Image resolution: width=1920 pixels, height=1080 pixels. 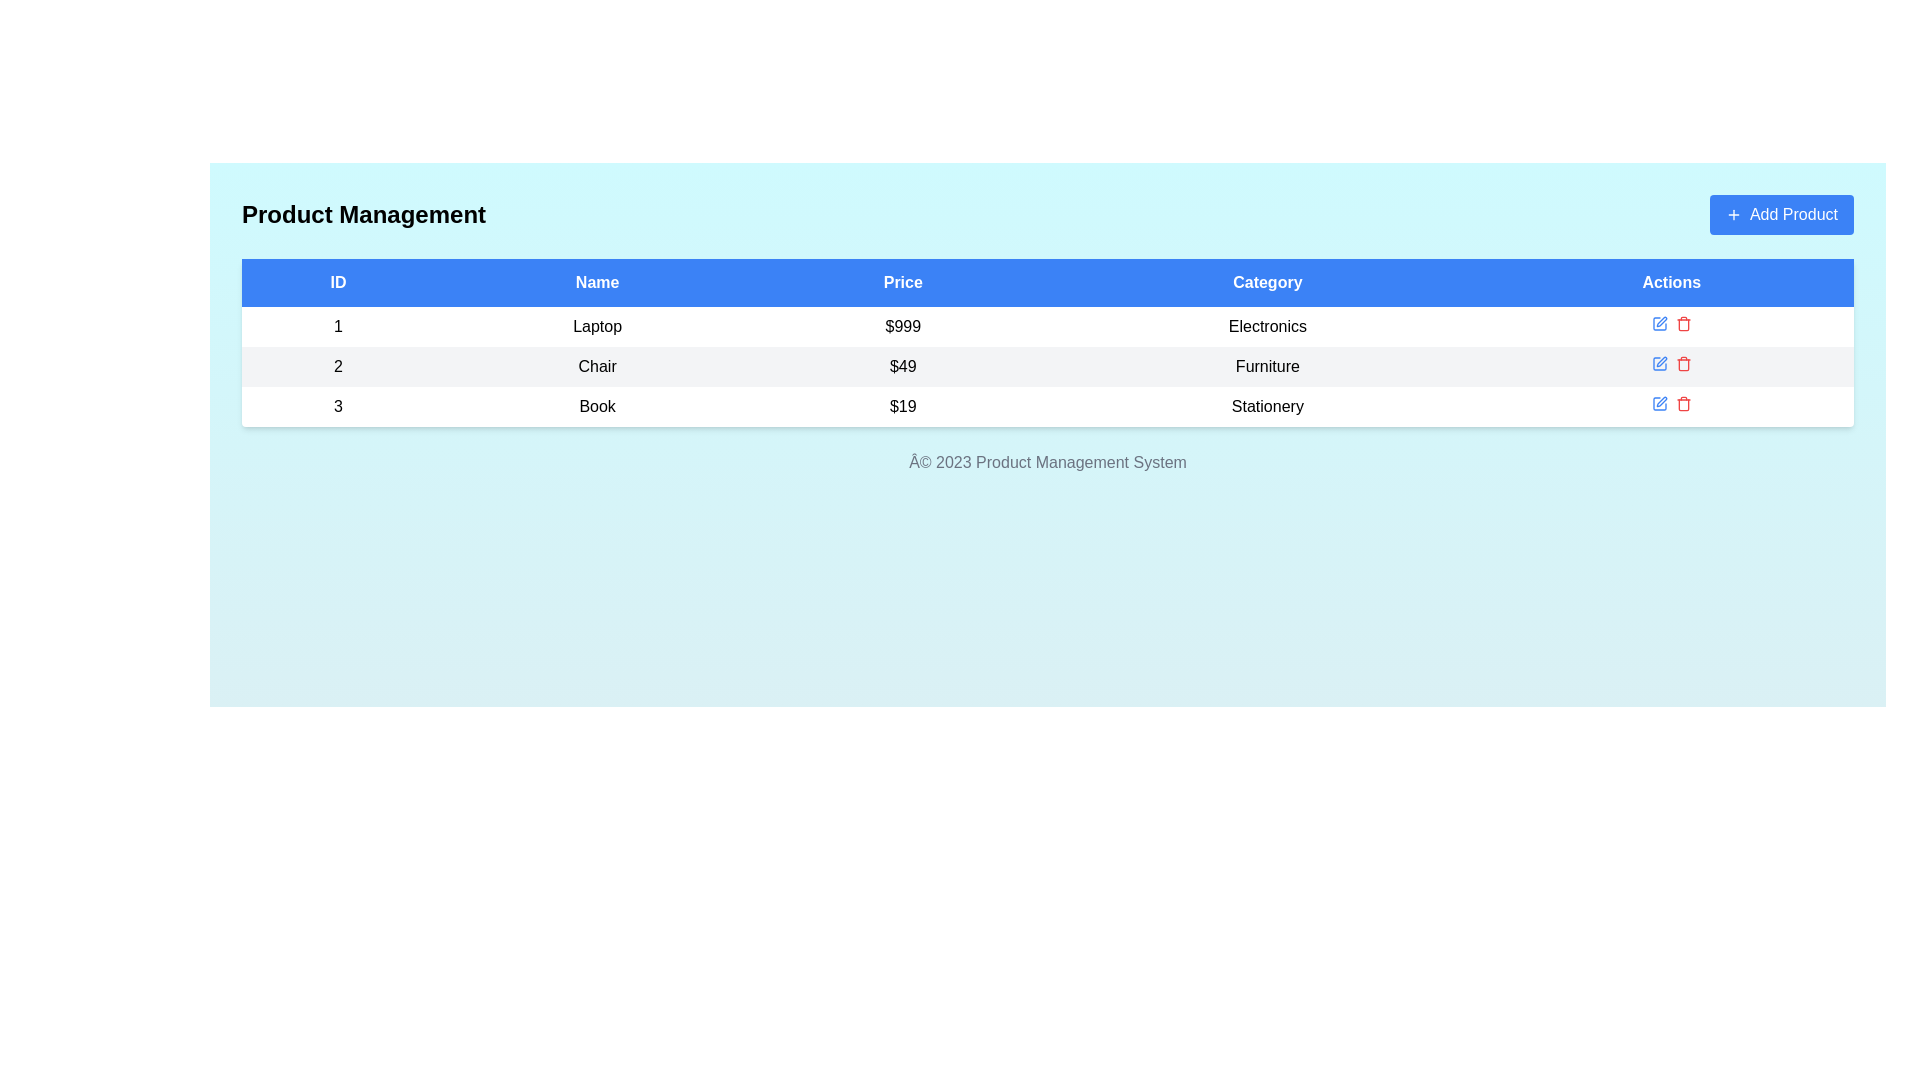 What do you see at coordinates (1266, 366) in the screenshot?
I see `text label displaying 'Furniture' located in the fourth column under the 'Category' header of the second row of the table` at bounding box center [1266, 366].